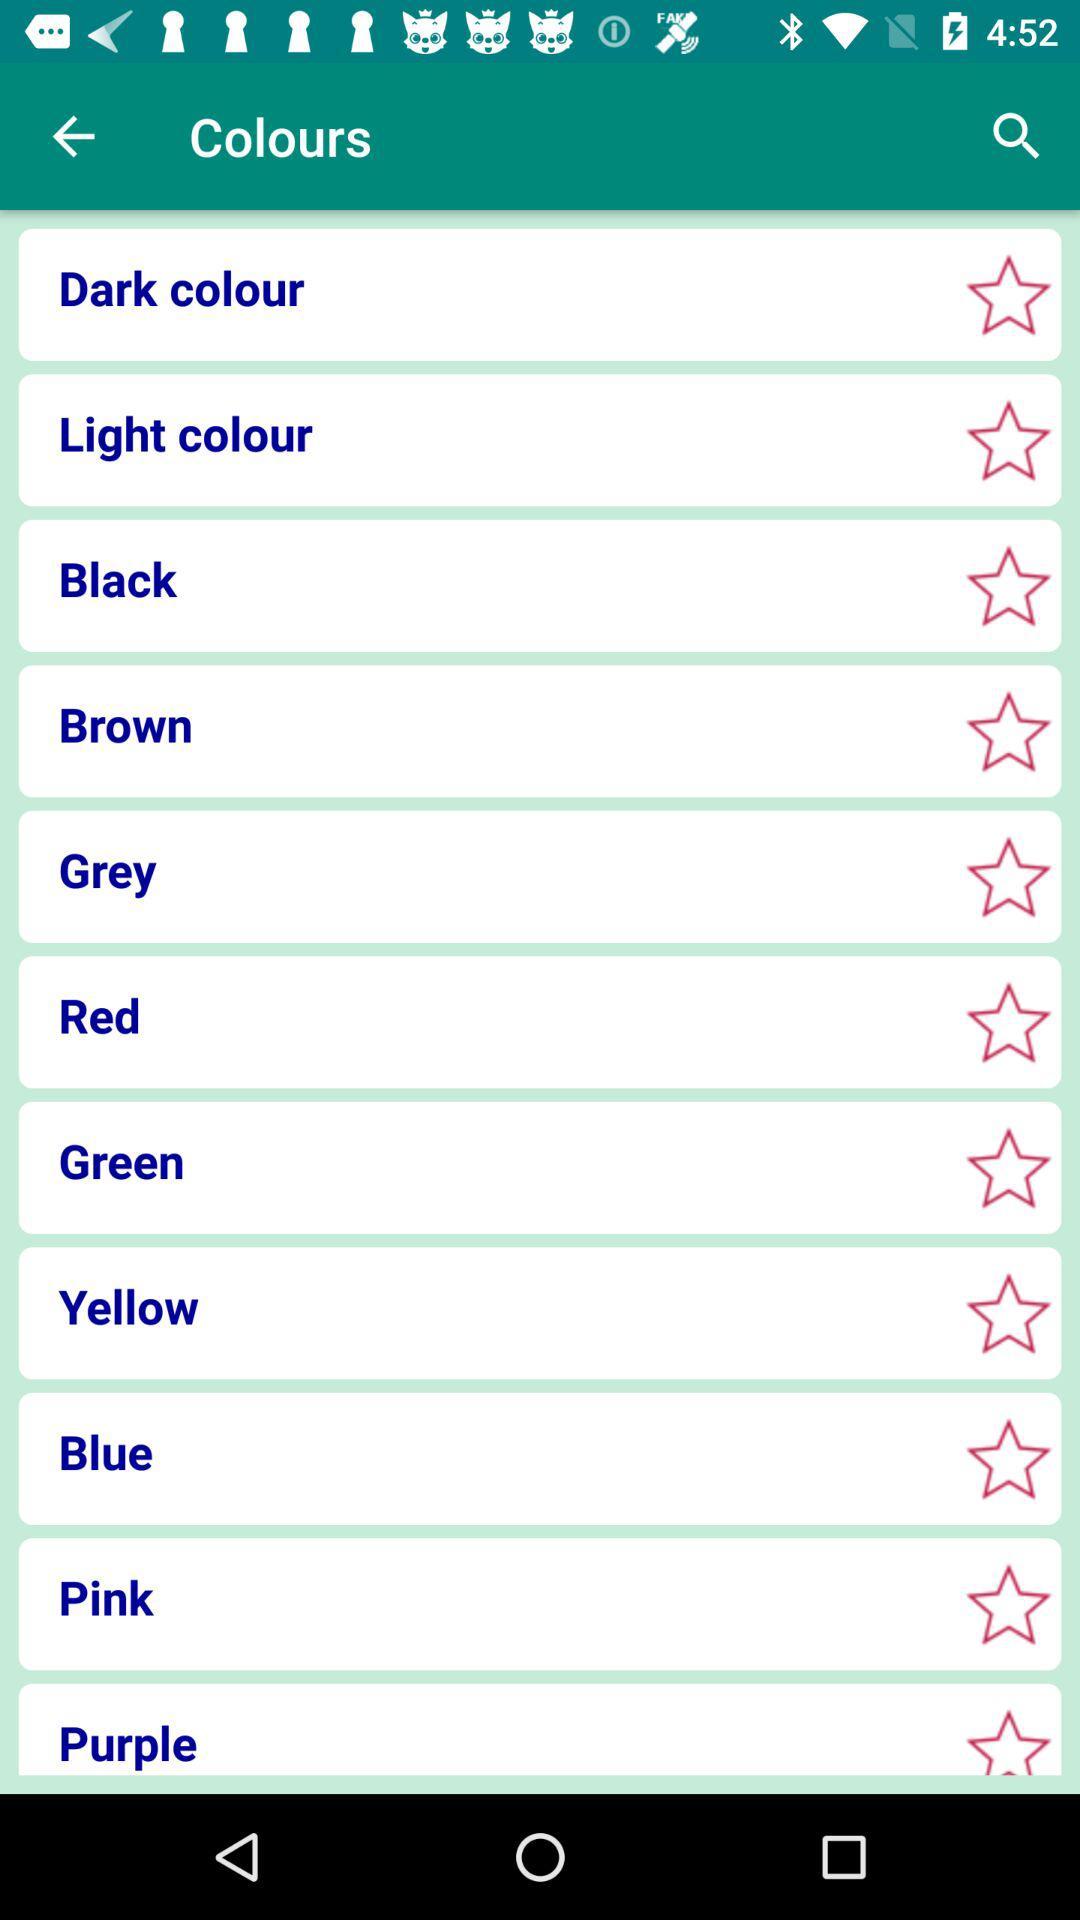 This screenshot has height=1920, width=1080. Describe the element at coordinates (481, 577) in the screenshot. I see `item above brown` at that location.